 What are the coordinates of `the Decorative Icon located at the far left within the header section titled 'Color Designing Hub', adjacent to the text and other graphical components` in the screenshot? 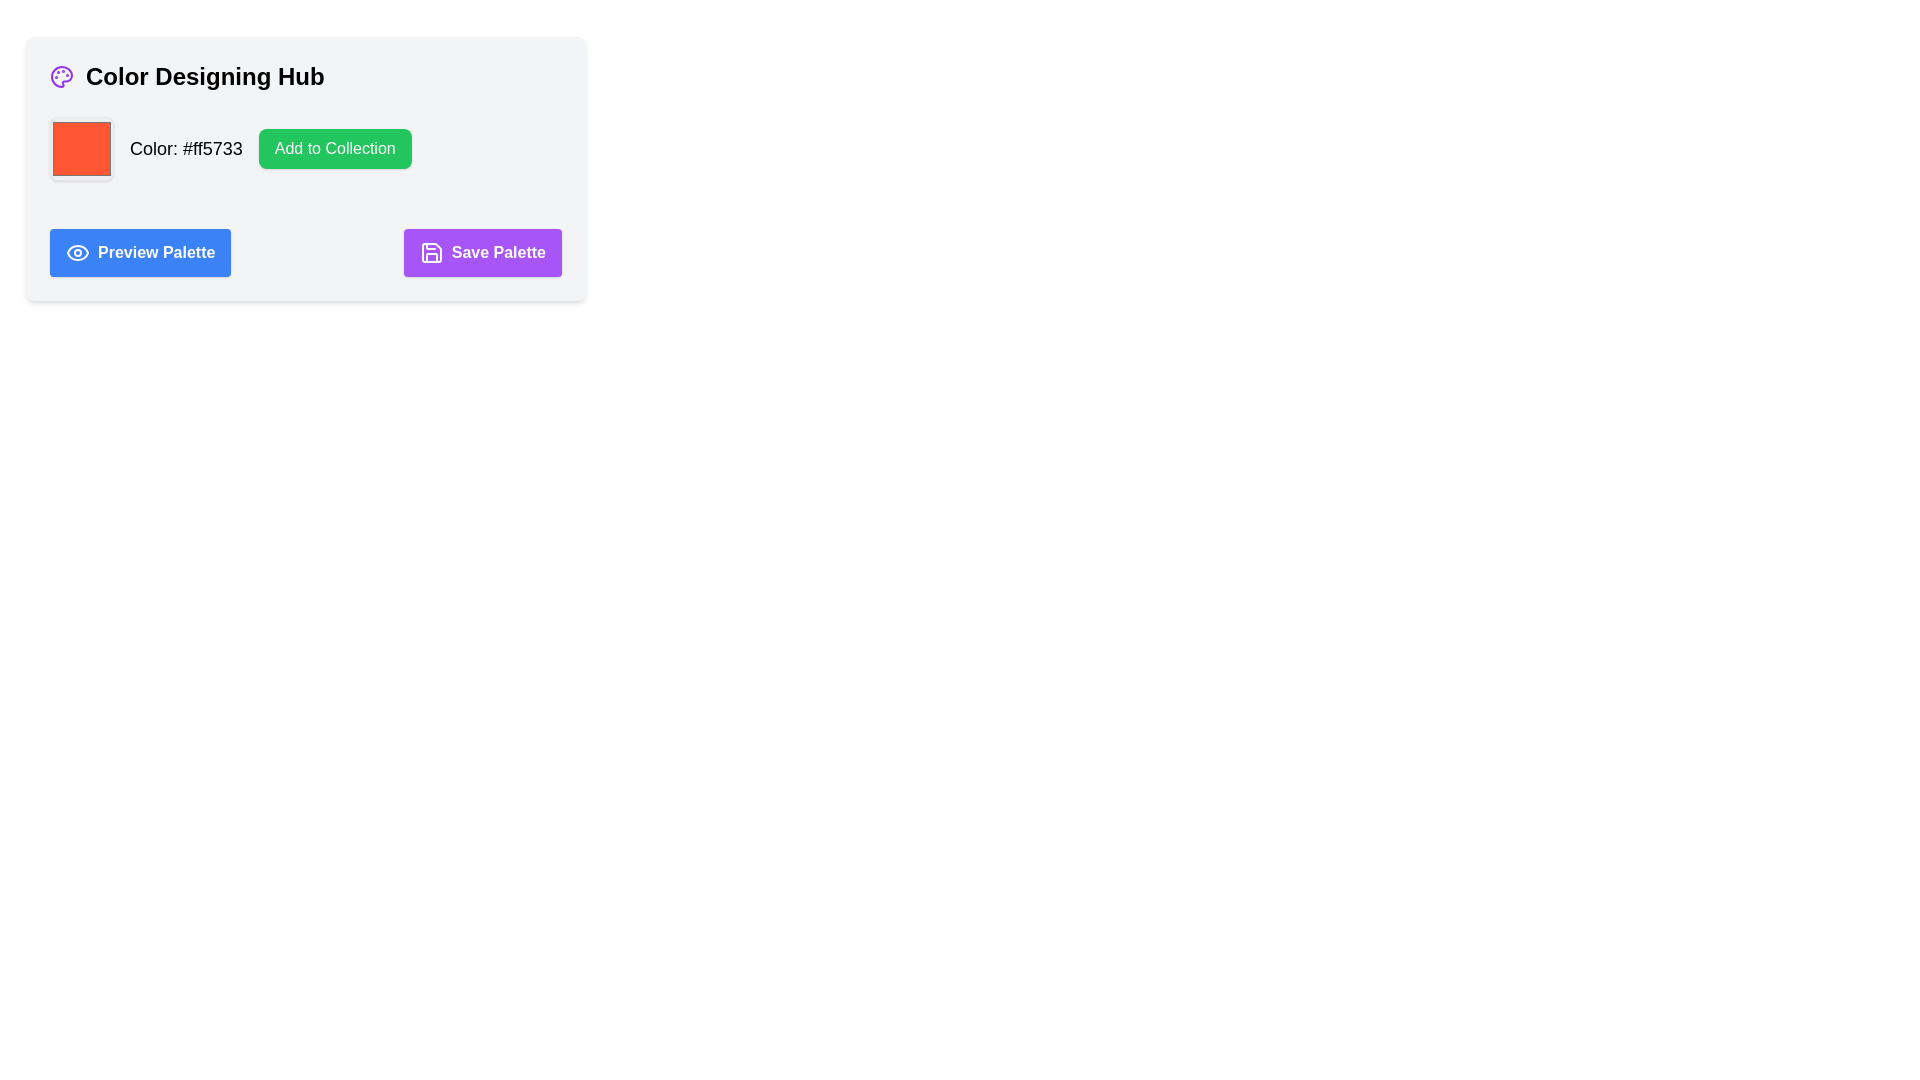 It's located at (62, 76).